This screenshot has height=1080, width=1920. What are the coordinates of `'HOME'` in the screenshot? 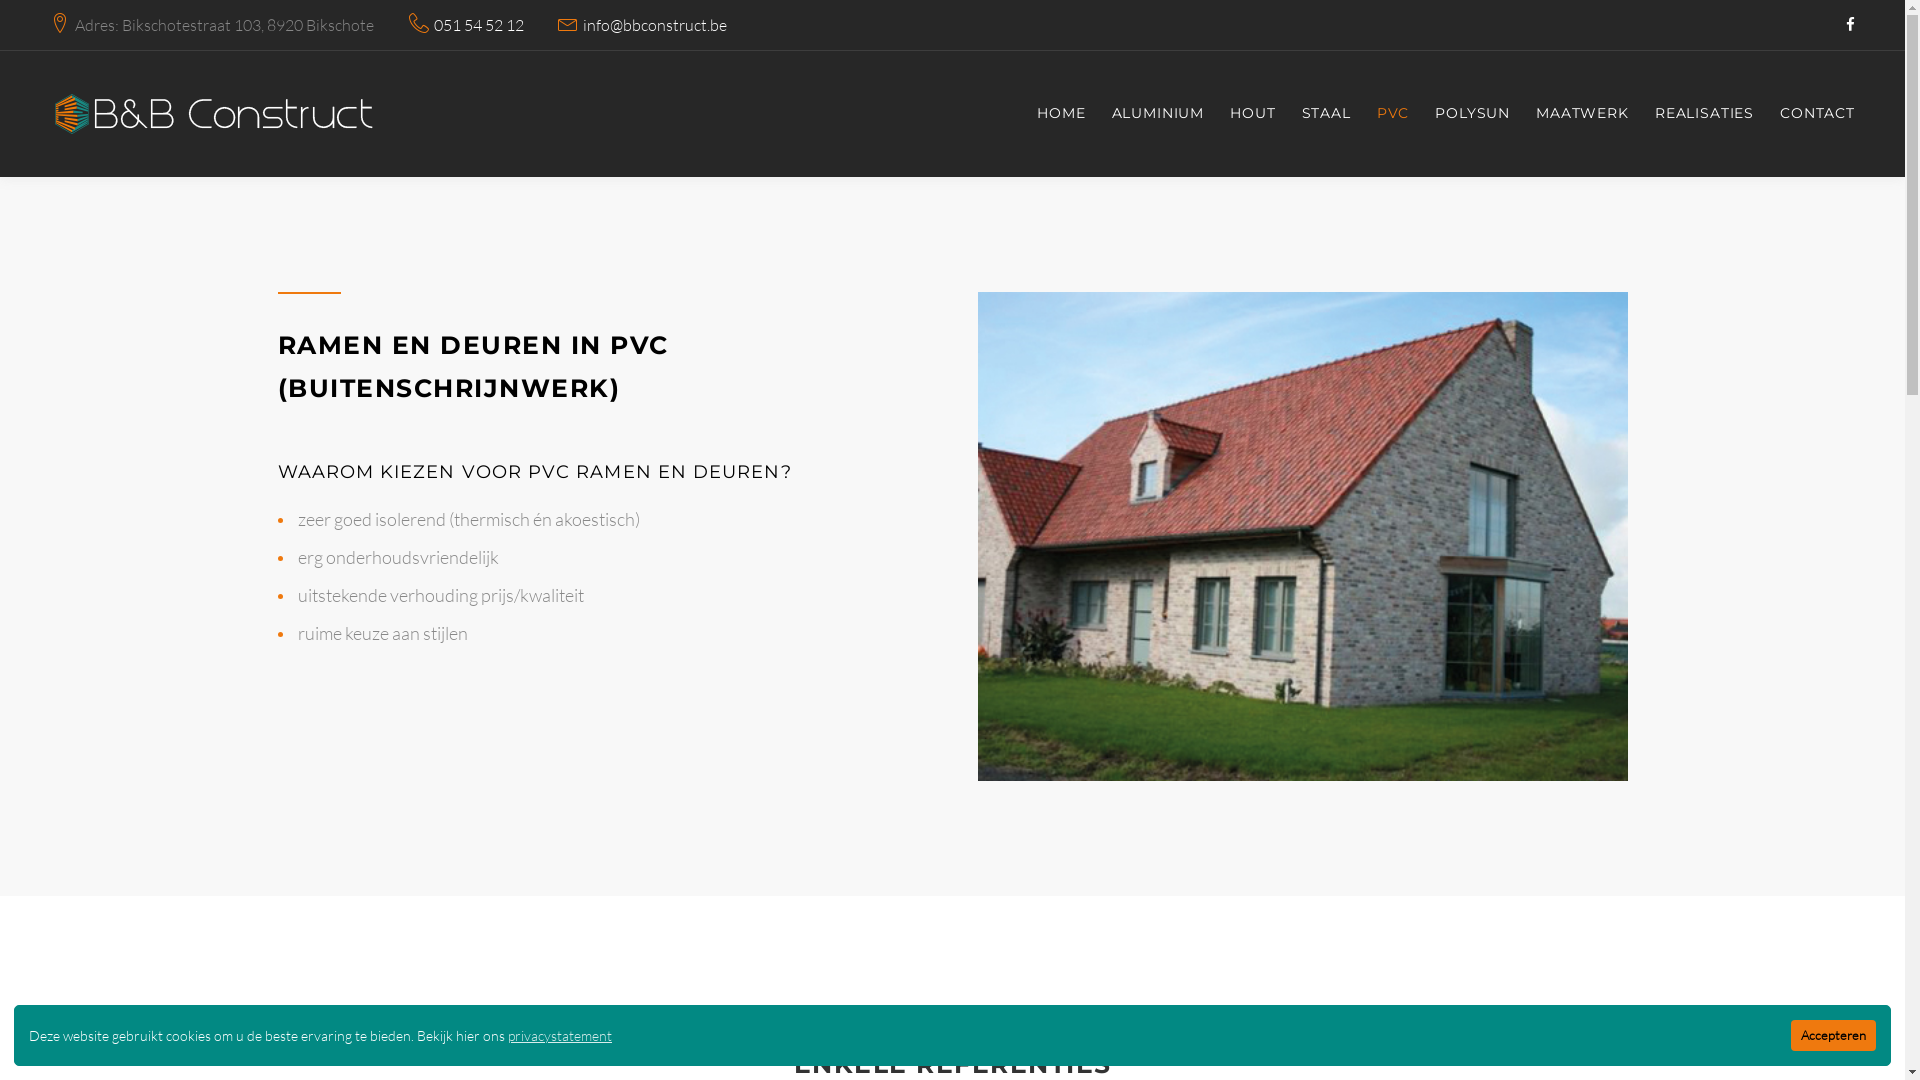 It's located at (1059, 114).